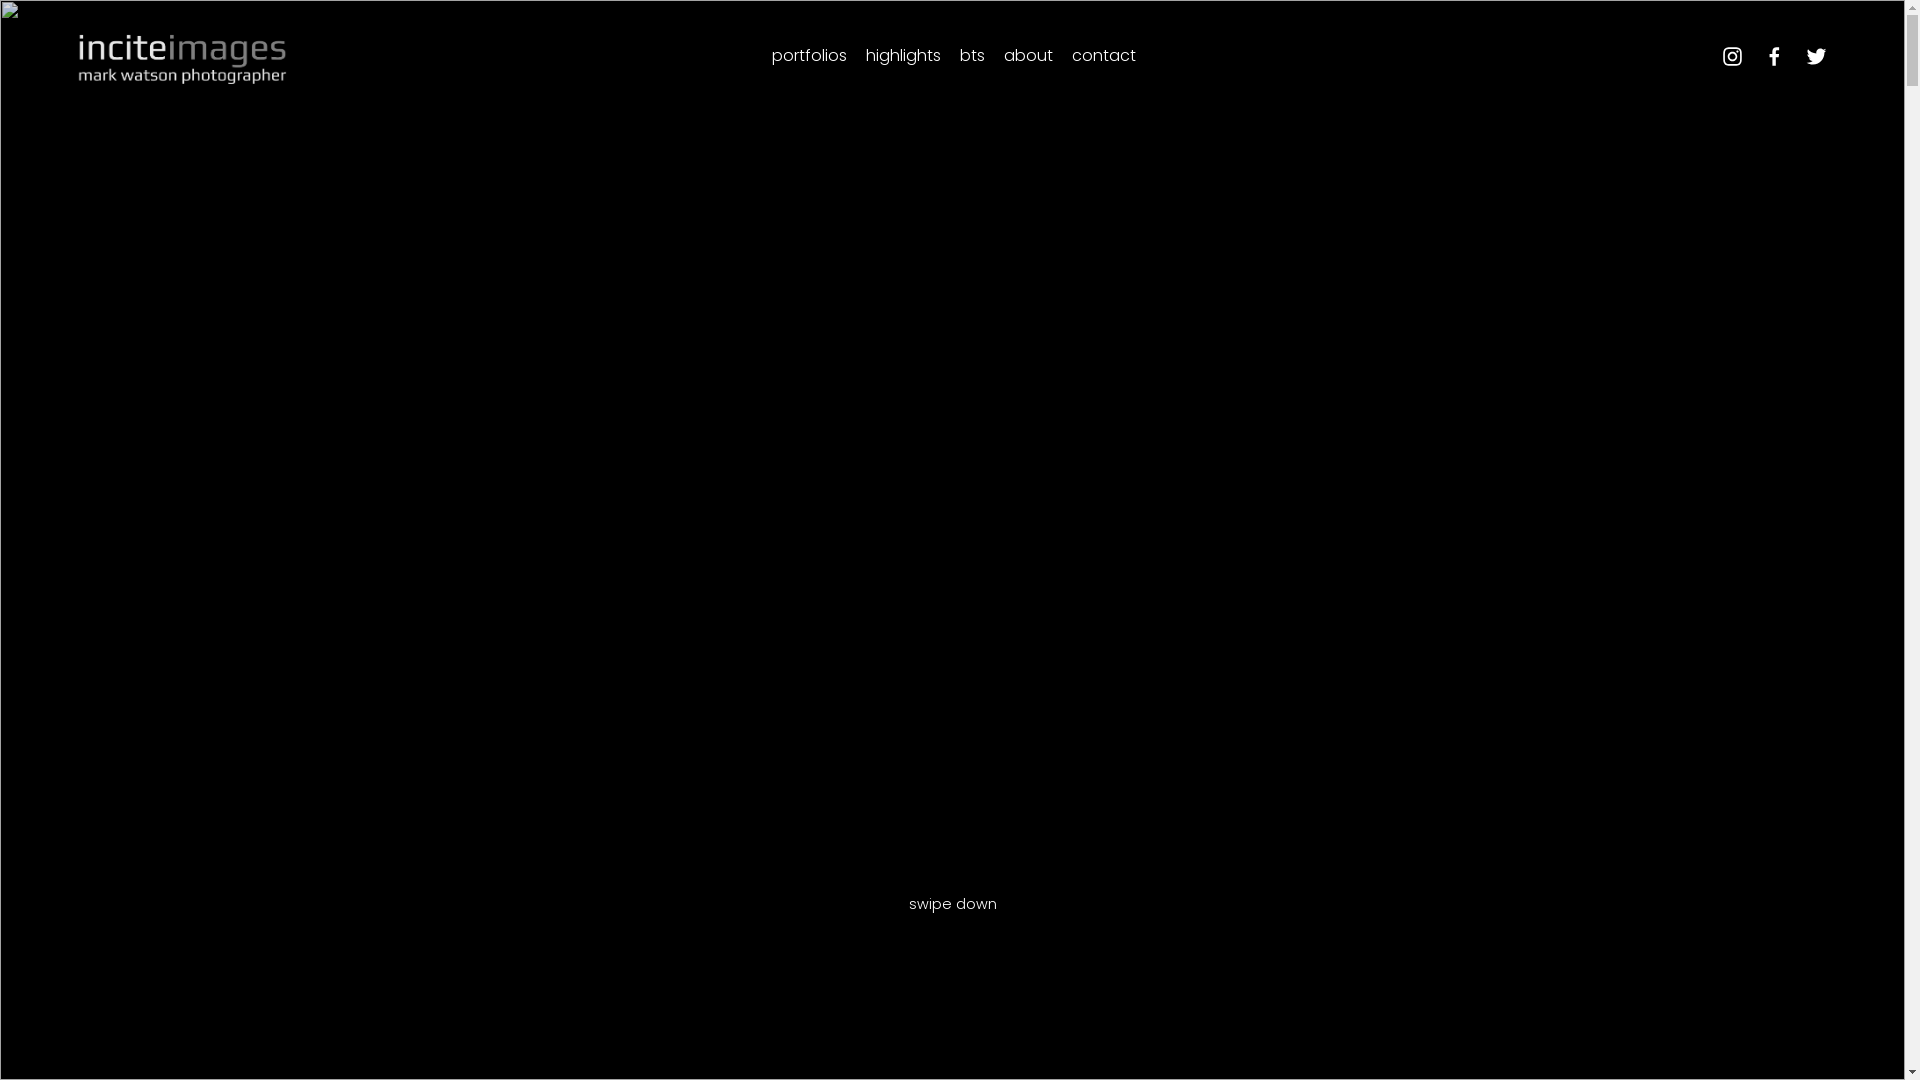  What do you see at coordinates (1003, 55) in the screenshot?
I see `'about'` at bounding box center [1003, 55].